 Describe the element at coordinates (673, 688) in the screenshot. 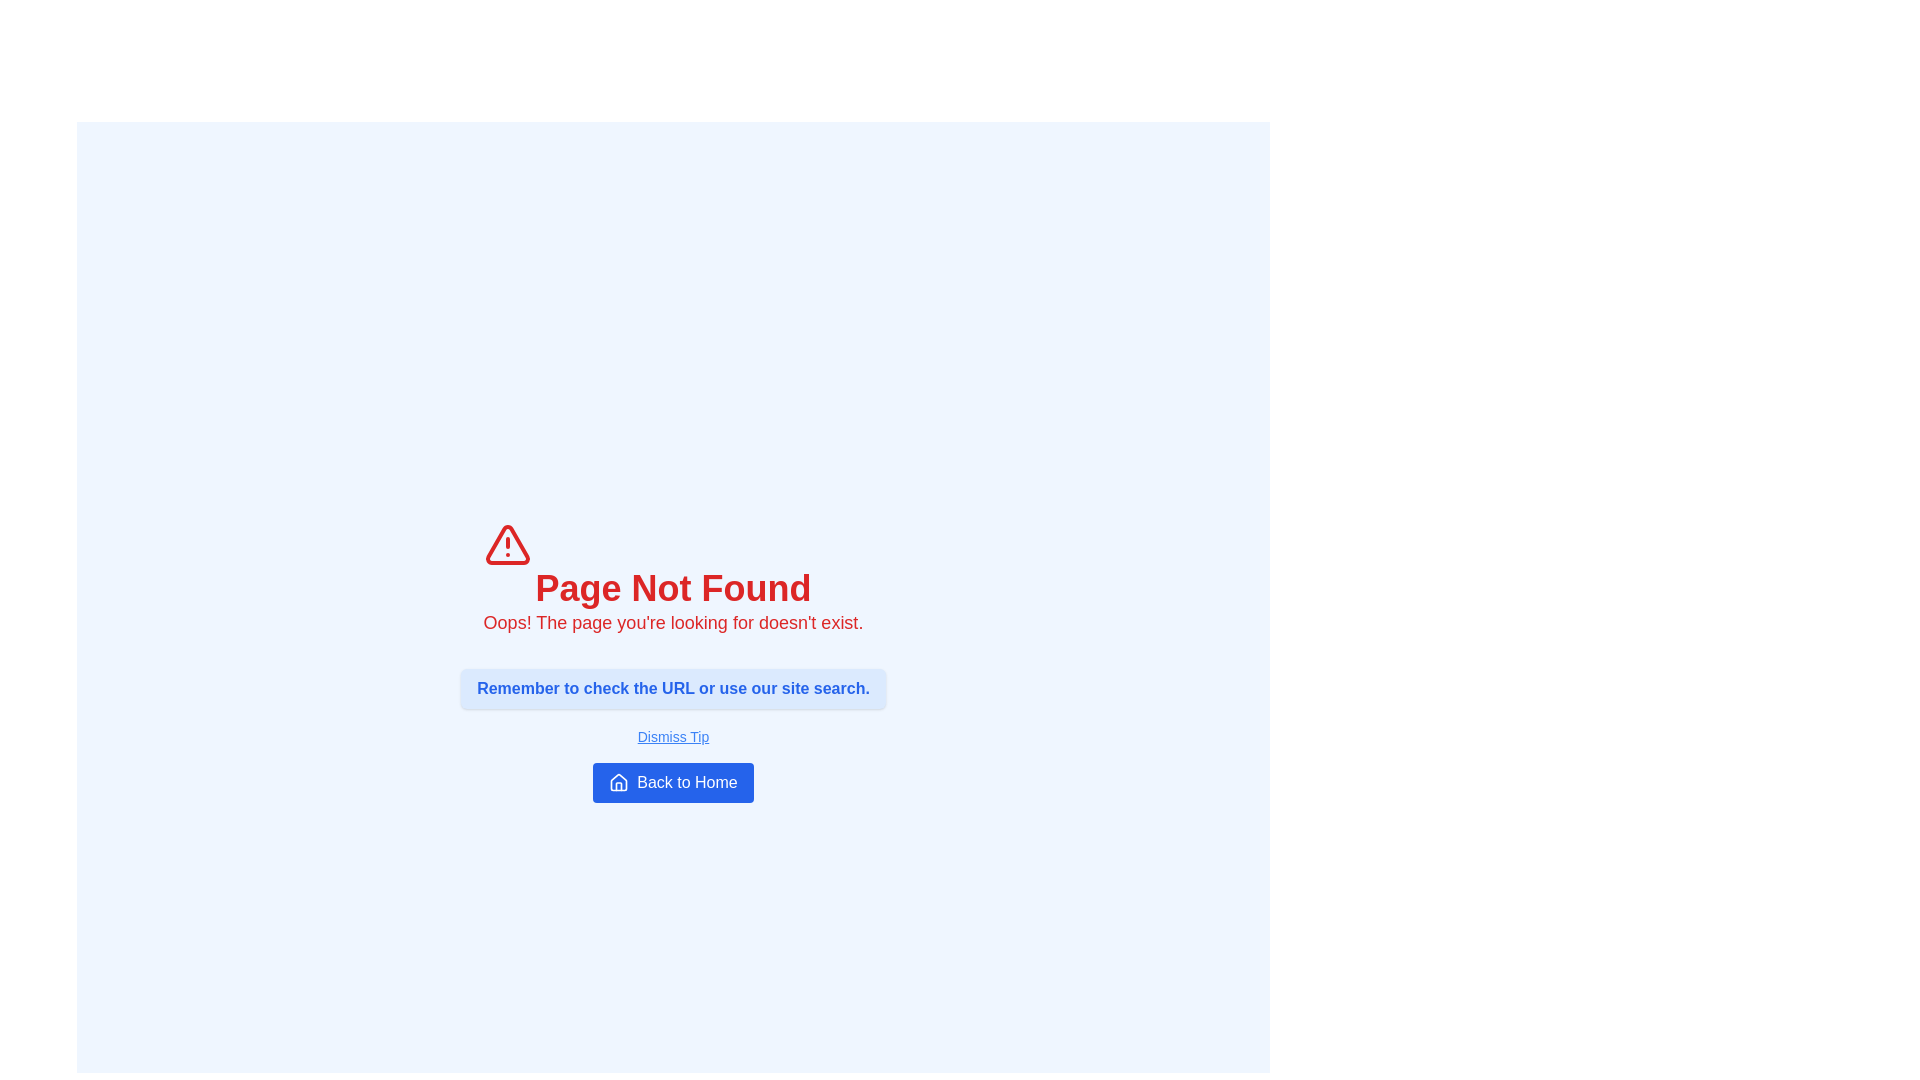

I see `the text box with a light blue background that says 'Remember to check the URL or use our site search.' This box is located below the 'Page Not Found' header and above the 'Dismiss Tip' link` at that location.